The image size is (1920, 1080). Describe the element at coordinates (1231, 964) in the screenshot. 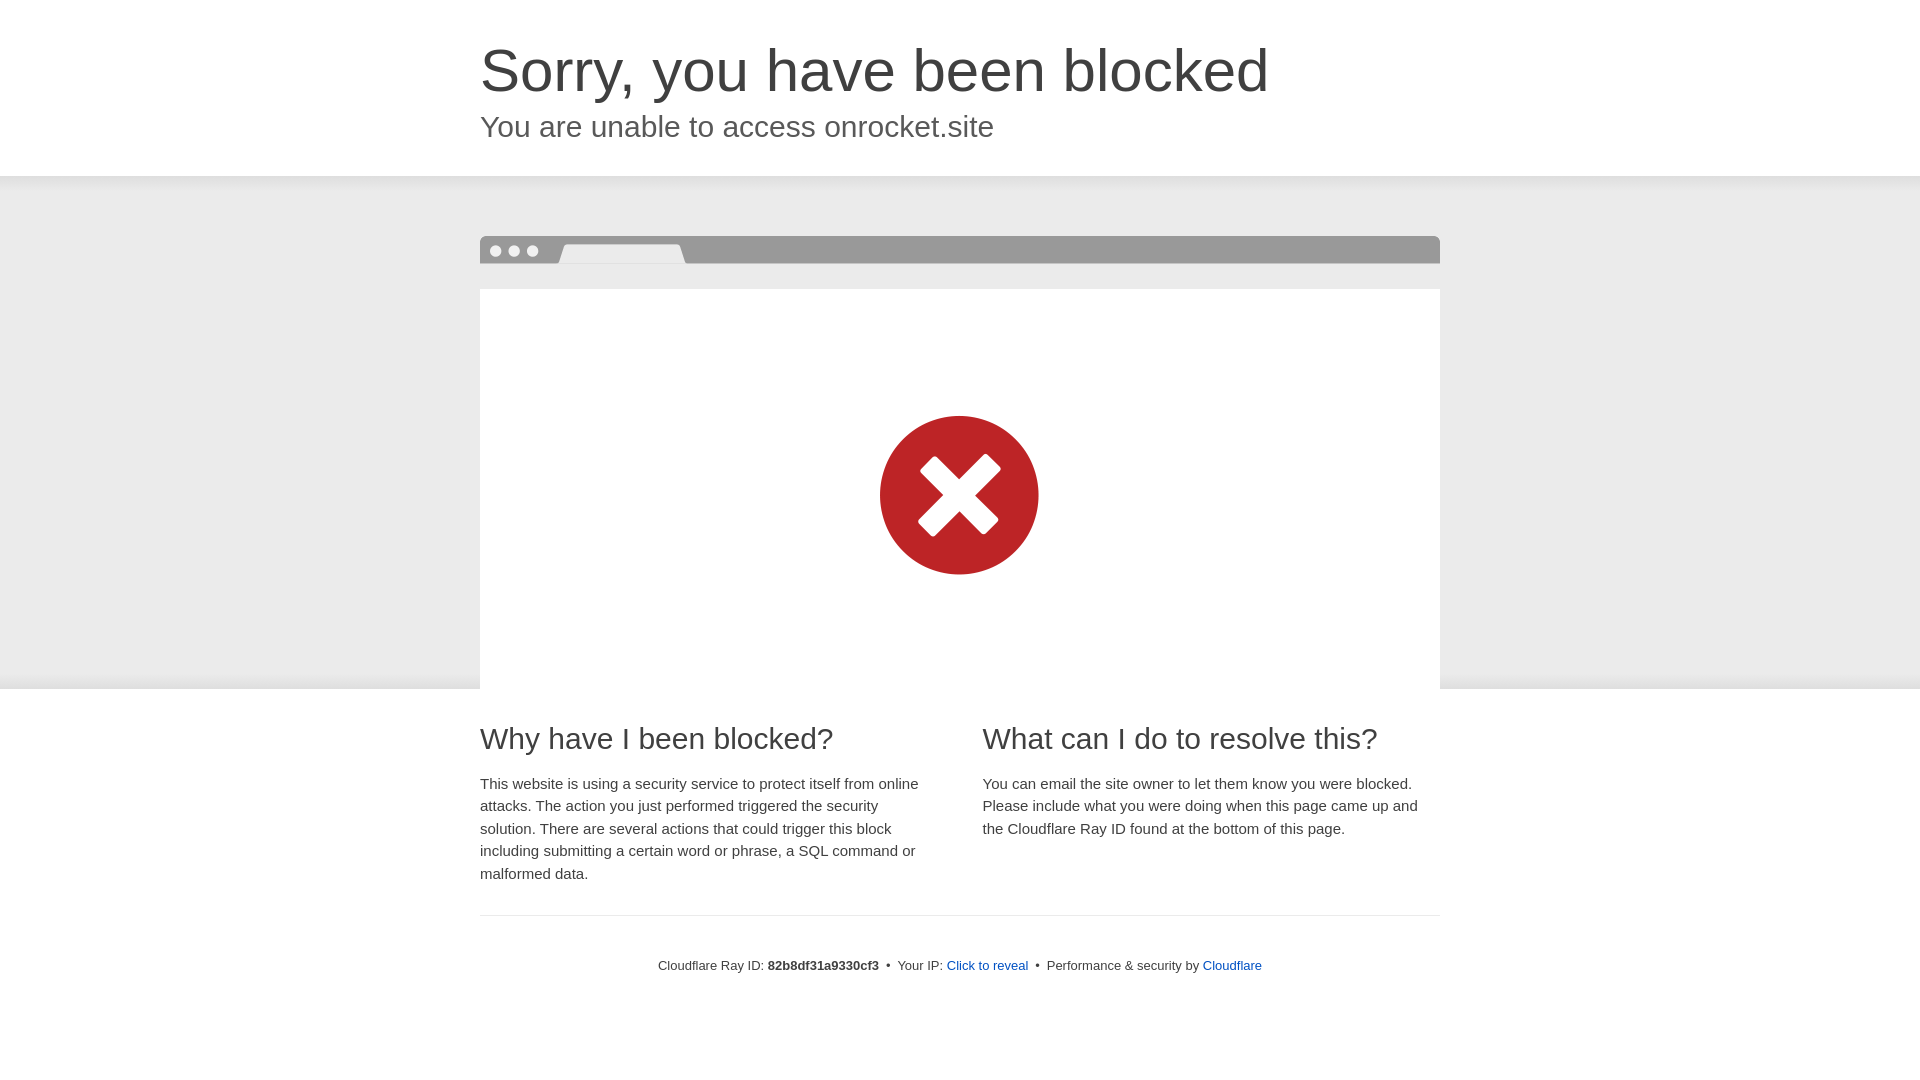

I see `'Cloudflare'` at that location.